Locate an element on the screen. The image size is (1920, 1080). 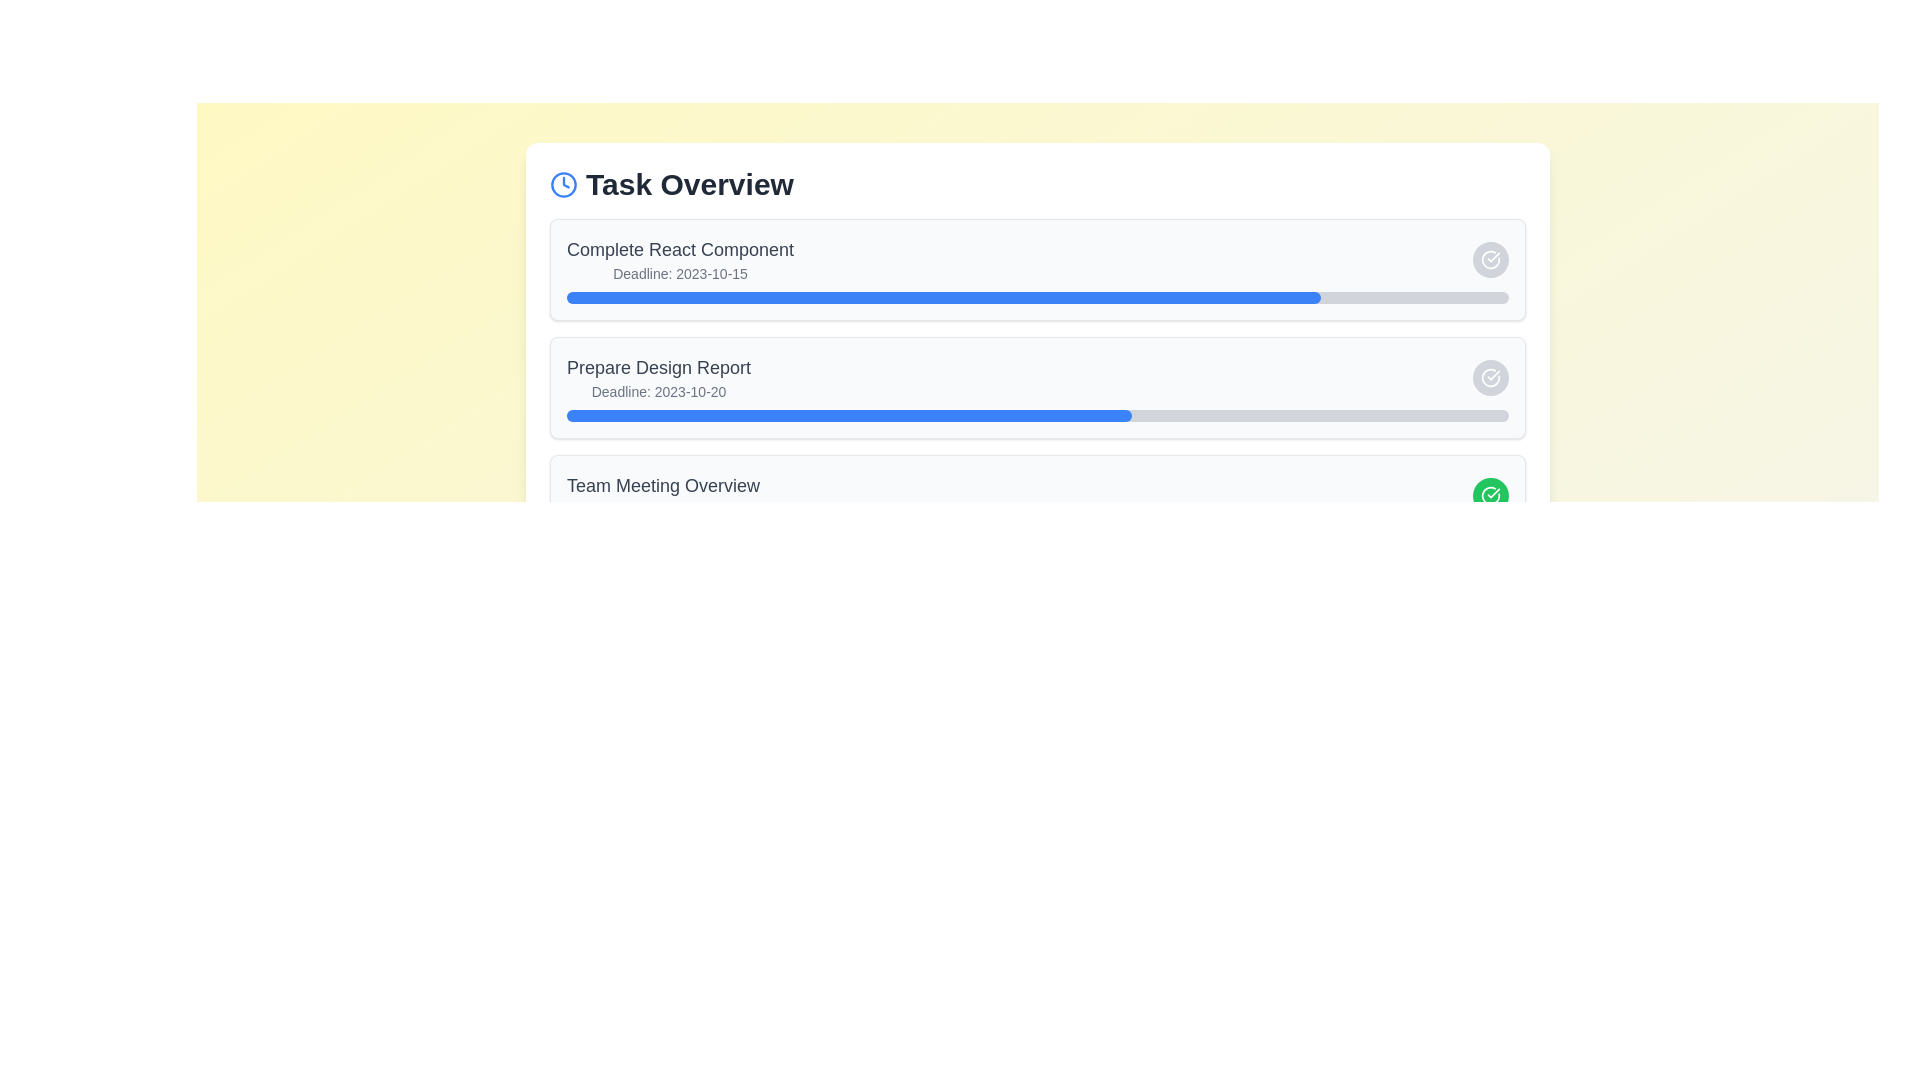
the decorative or informational icon representing time or scheduling, located at the top-left corner of the 'Task Overview' group, aligned with the title text is located at coordinates (563, 185).